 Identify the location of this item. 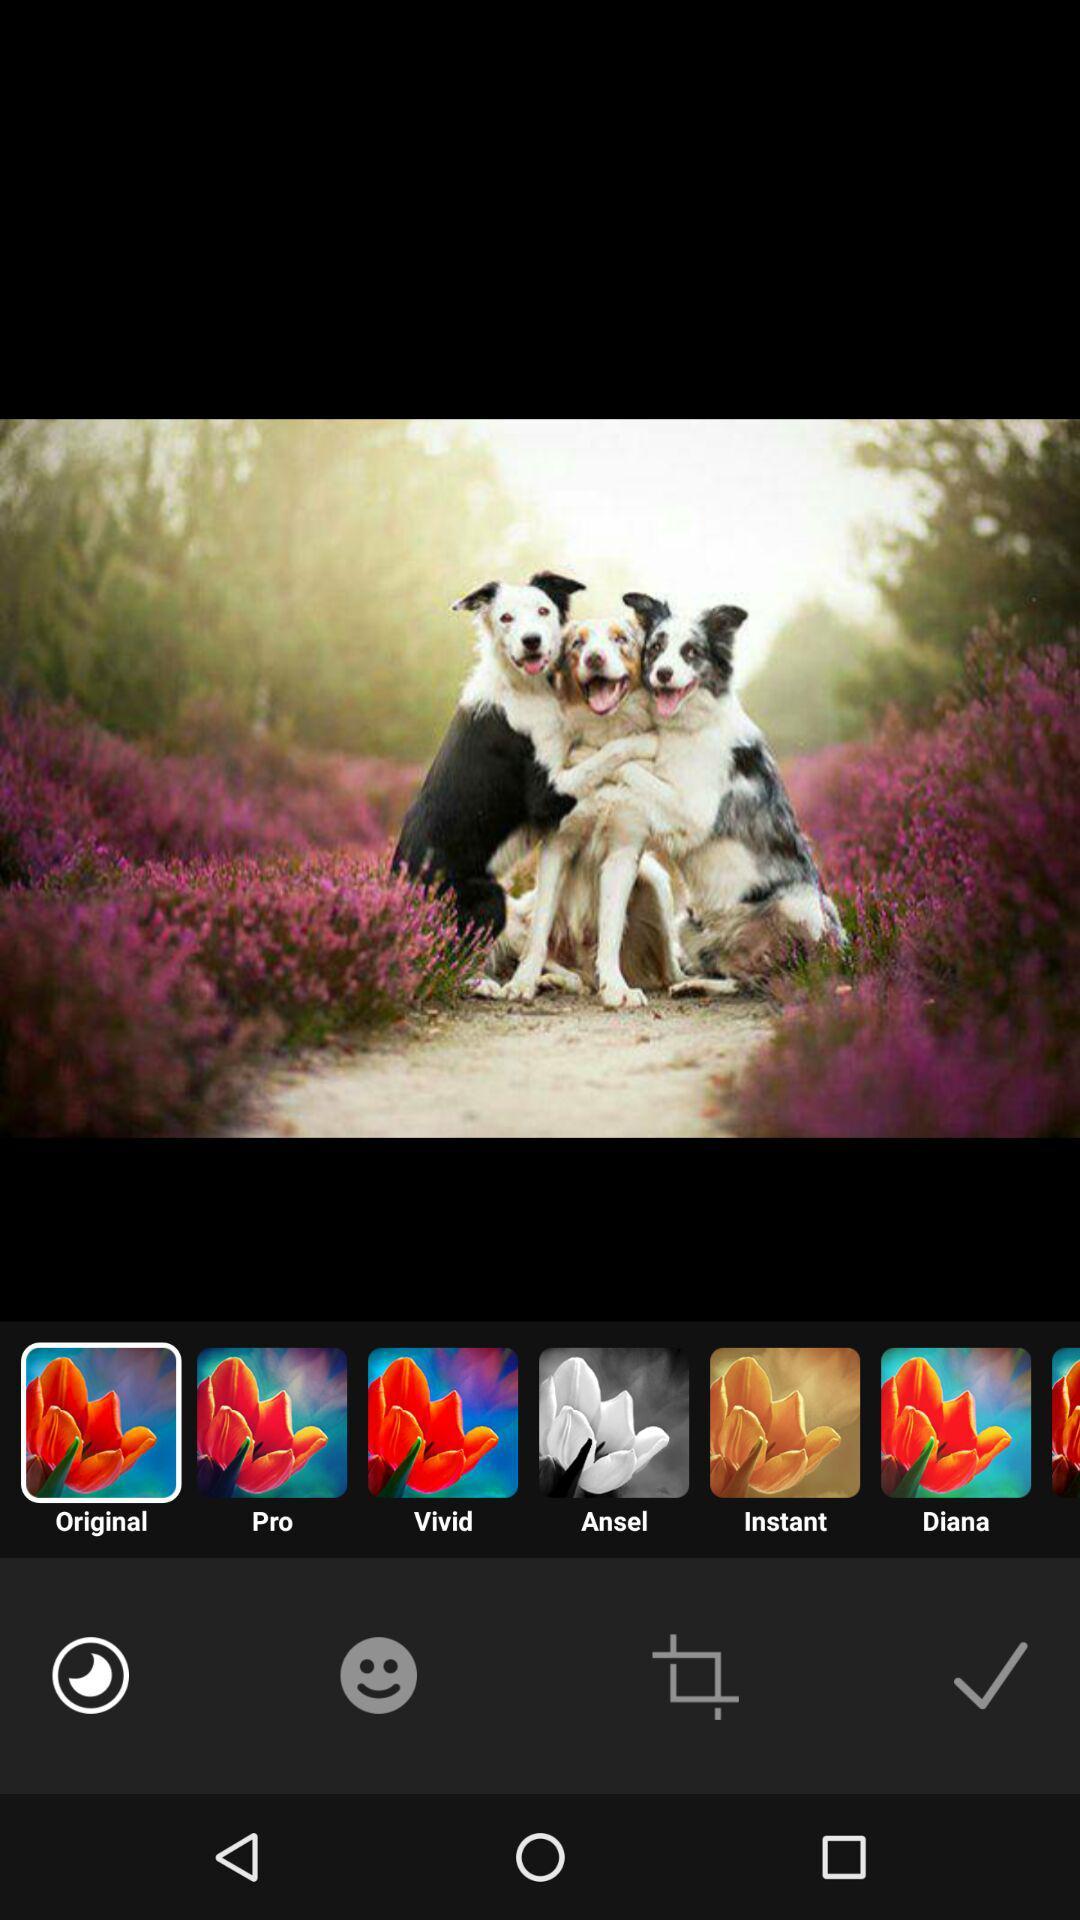
(990, 1675).